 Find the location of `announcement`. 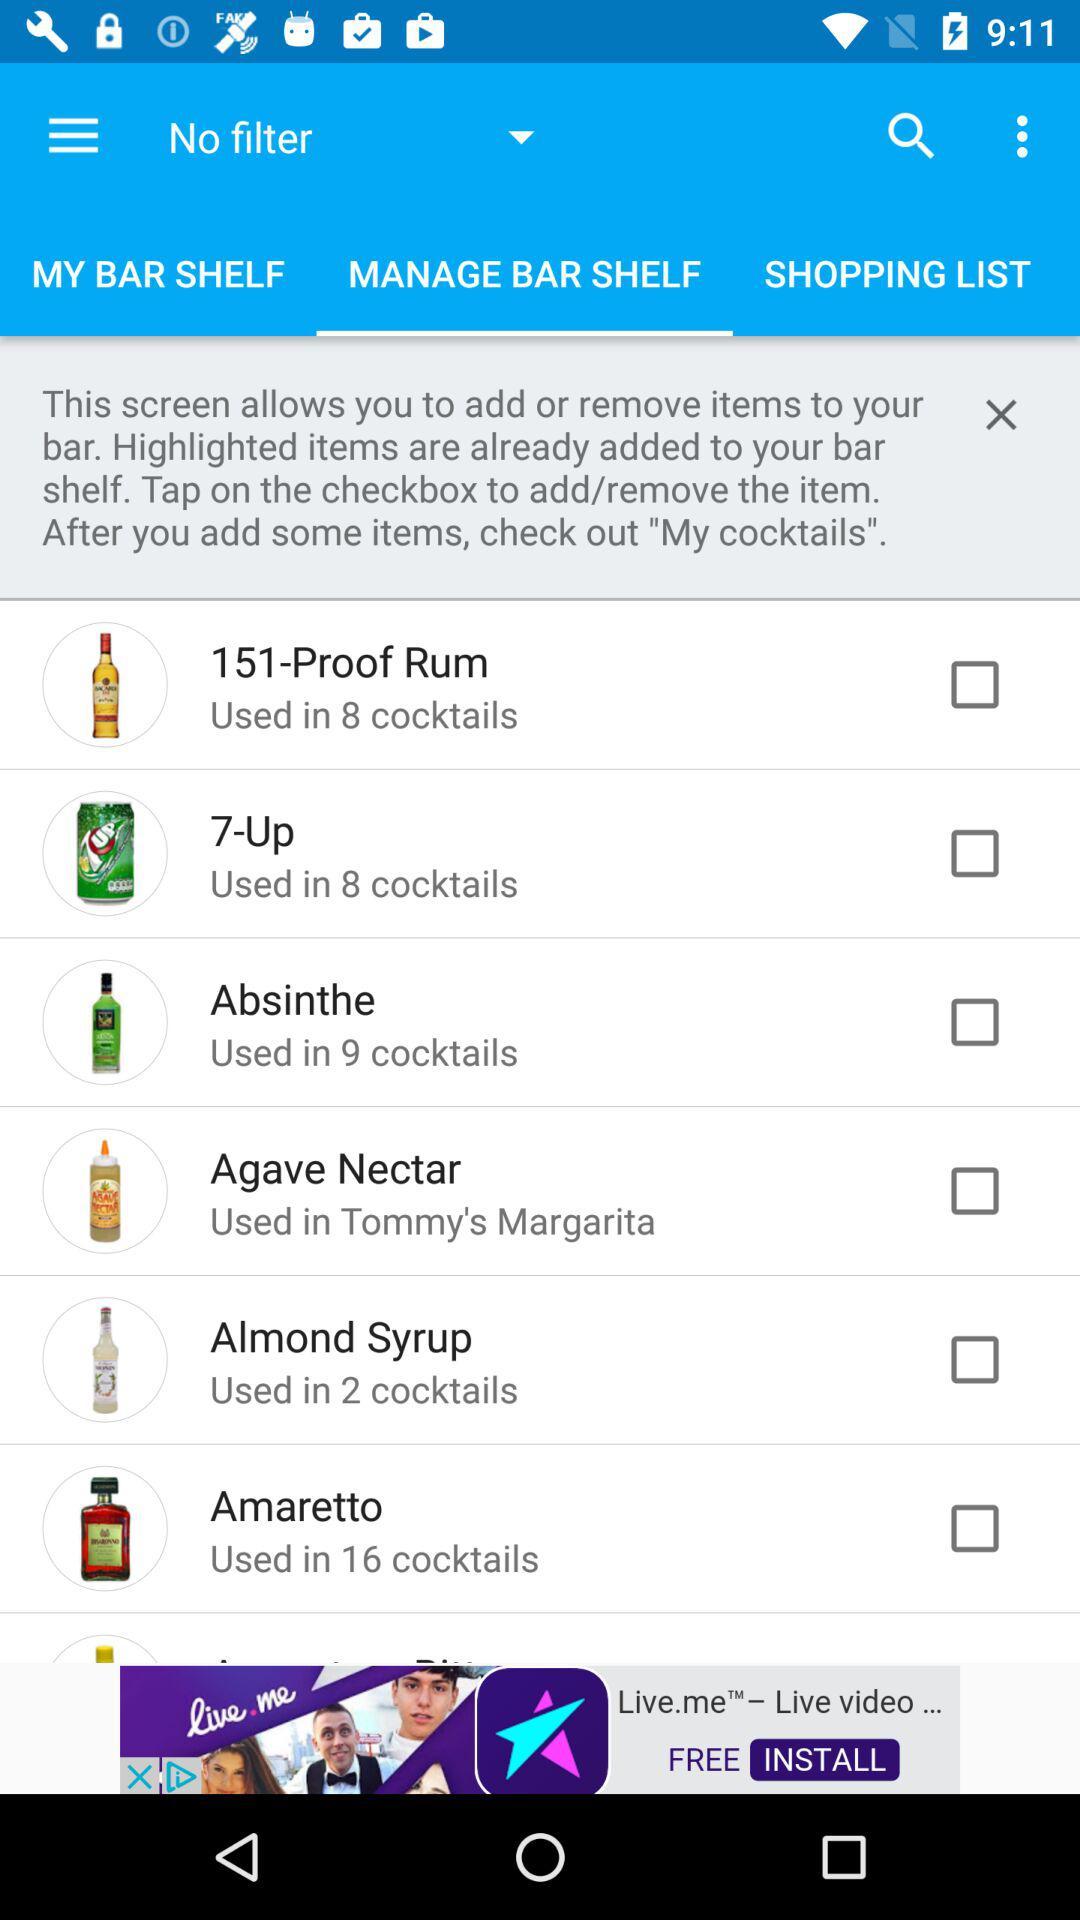

announcement is located at coordinates (1001, 413).